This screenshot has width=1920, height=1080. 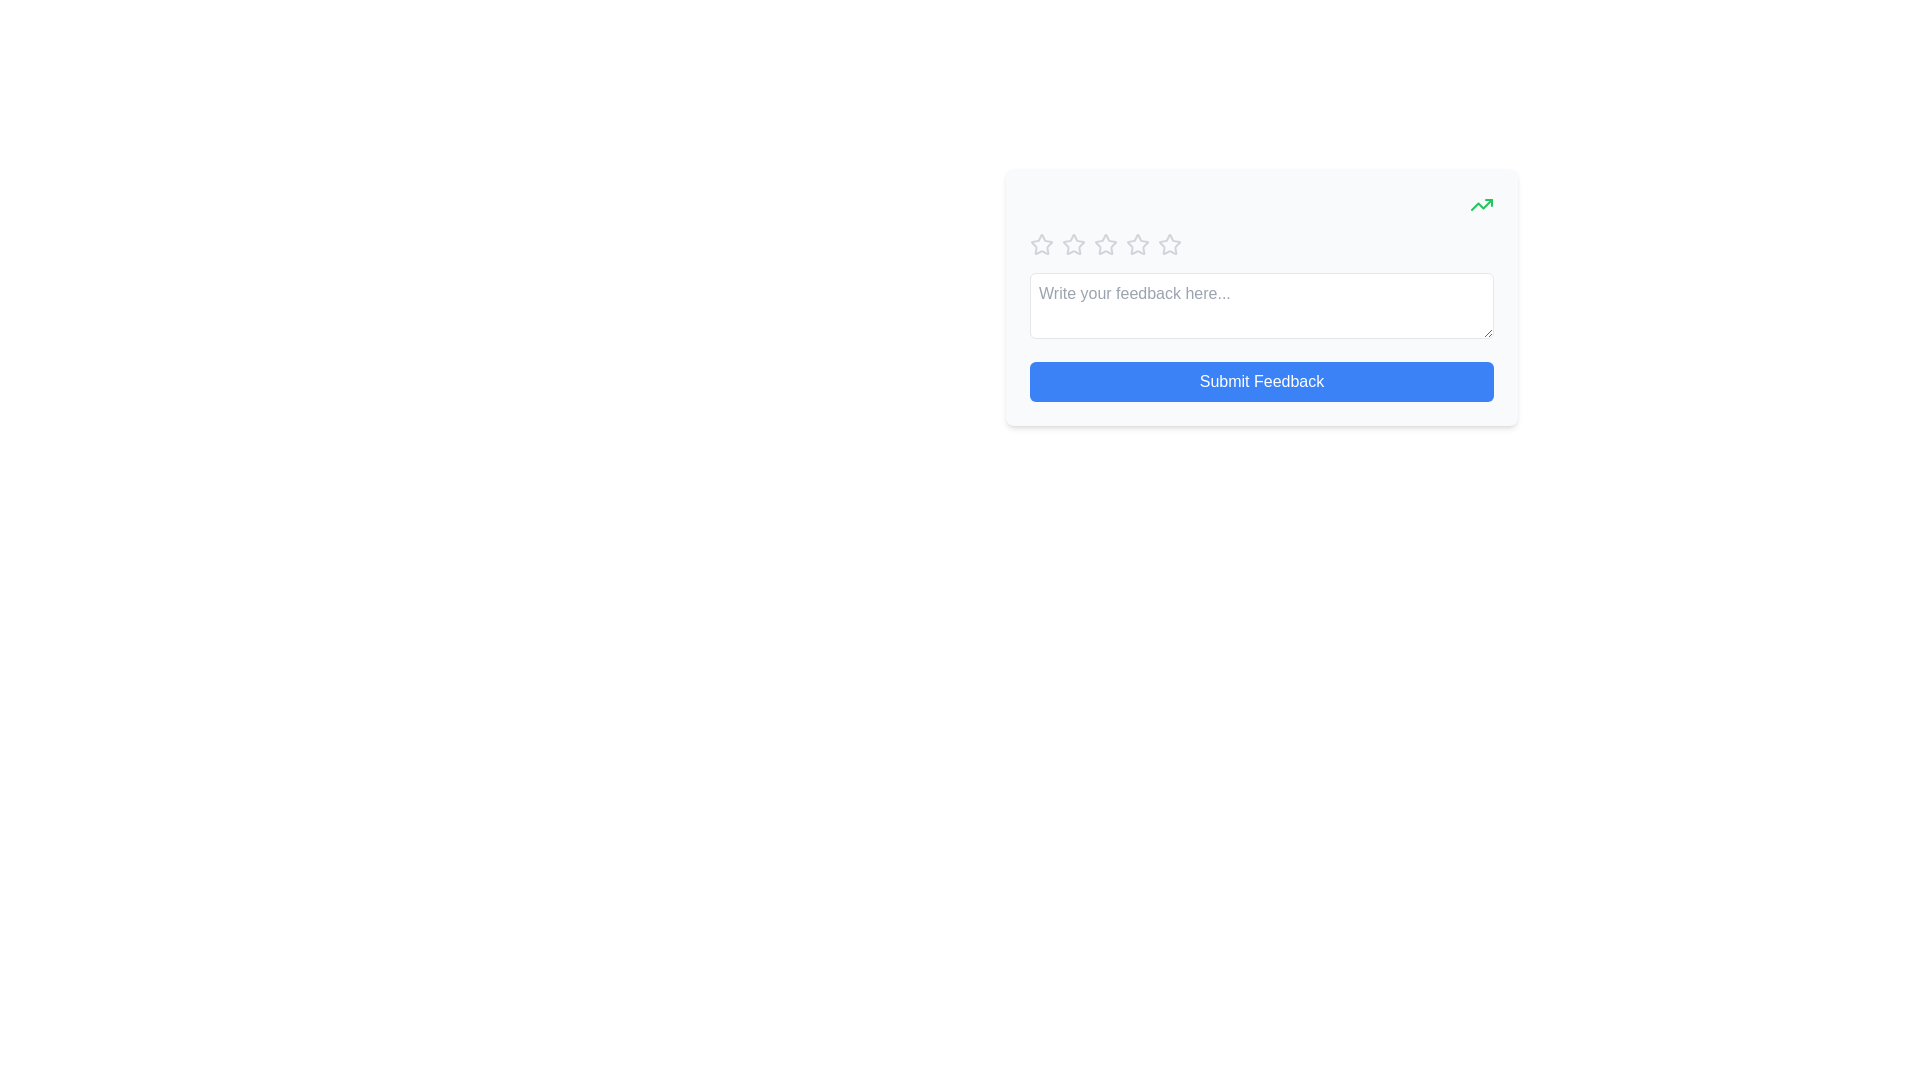 I want to click on the second star icon in the rating component for accessibility navigation, so click(x=1073, y=243).